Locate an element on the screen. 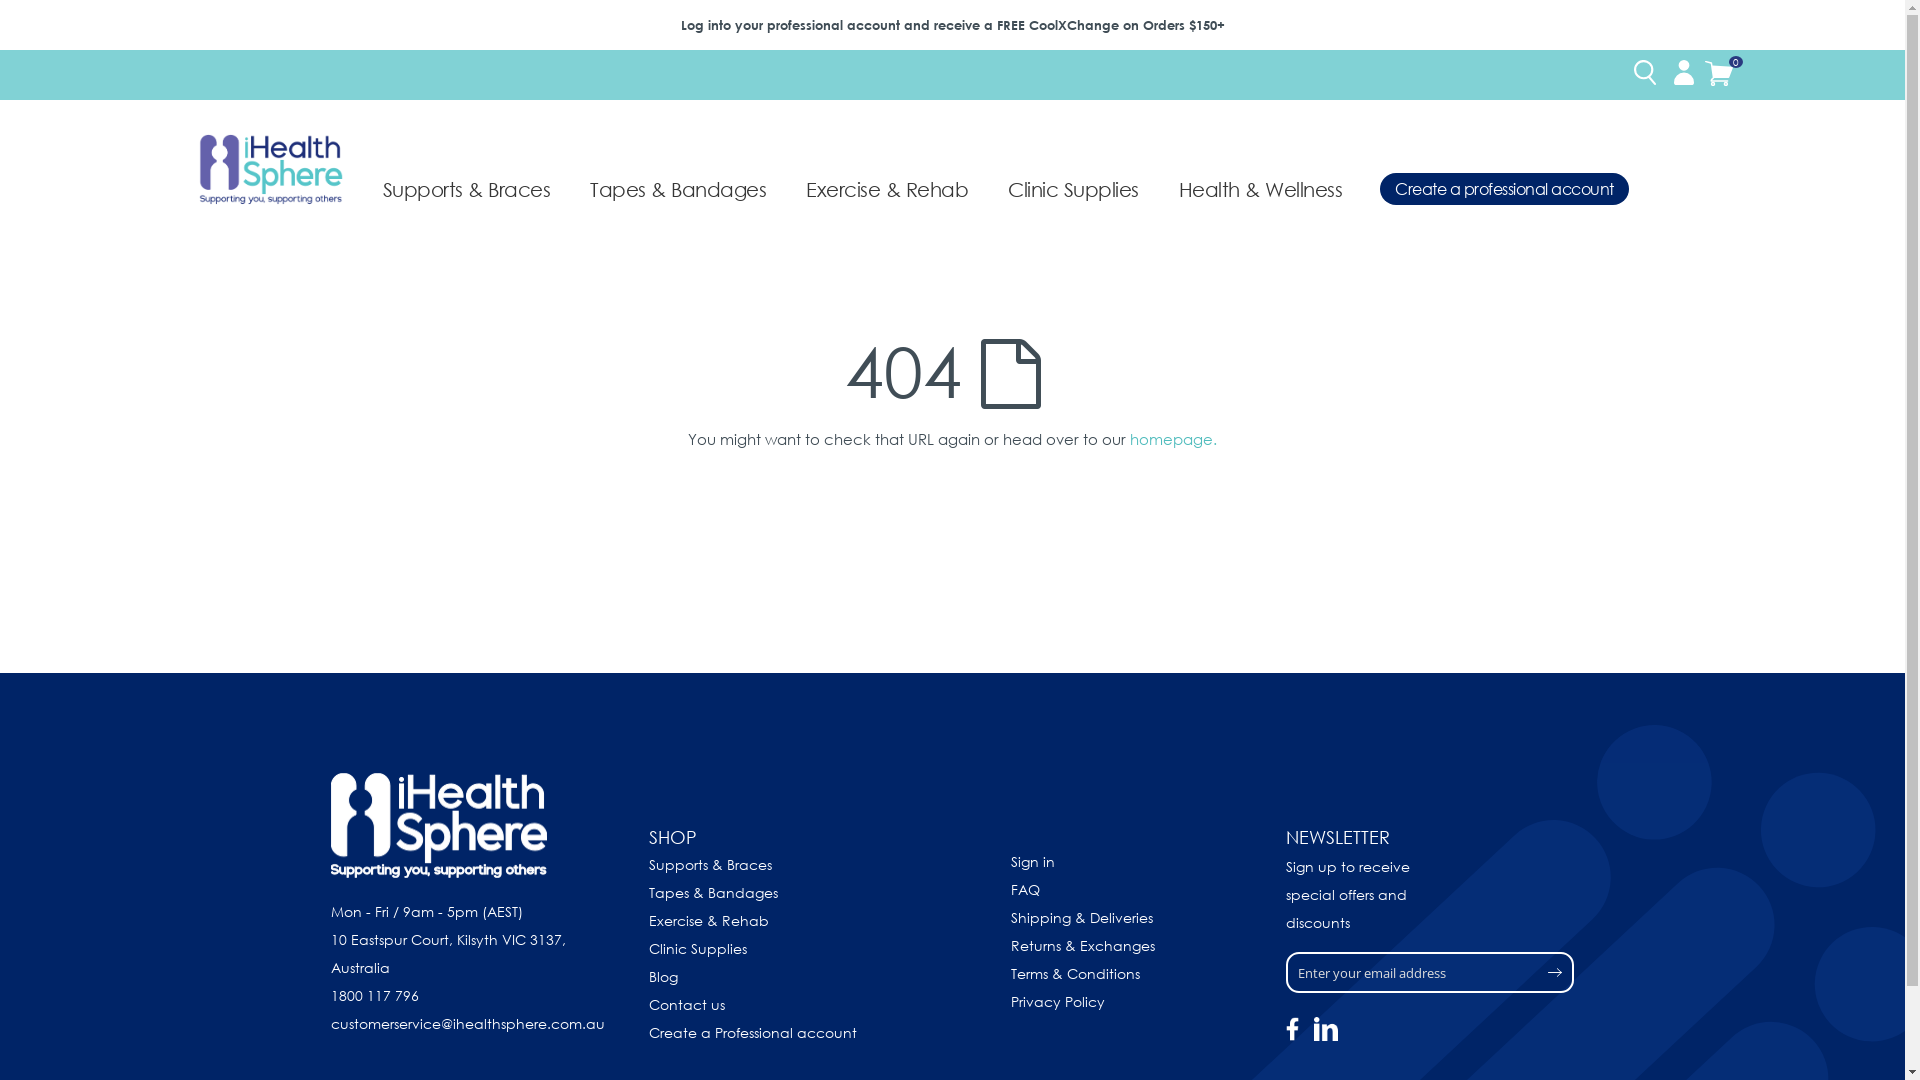  'Privacy Policy' is located at coordinates (1056, 1001).